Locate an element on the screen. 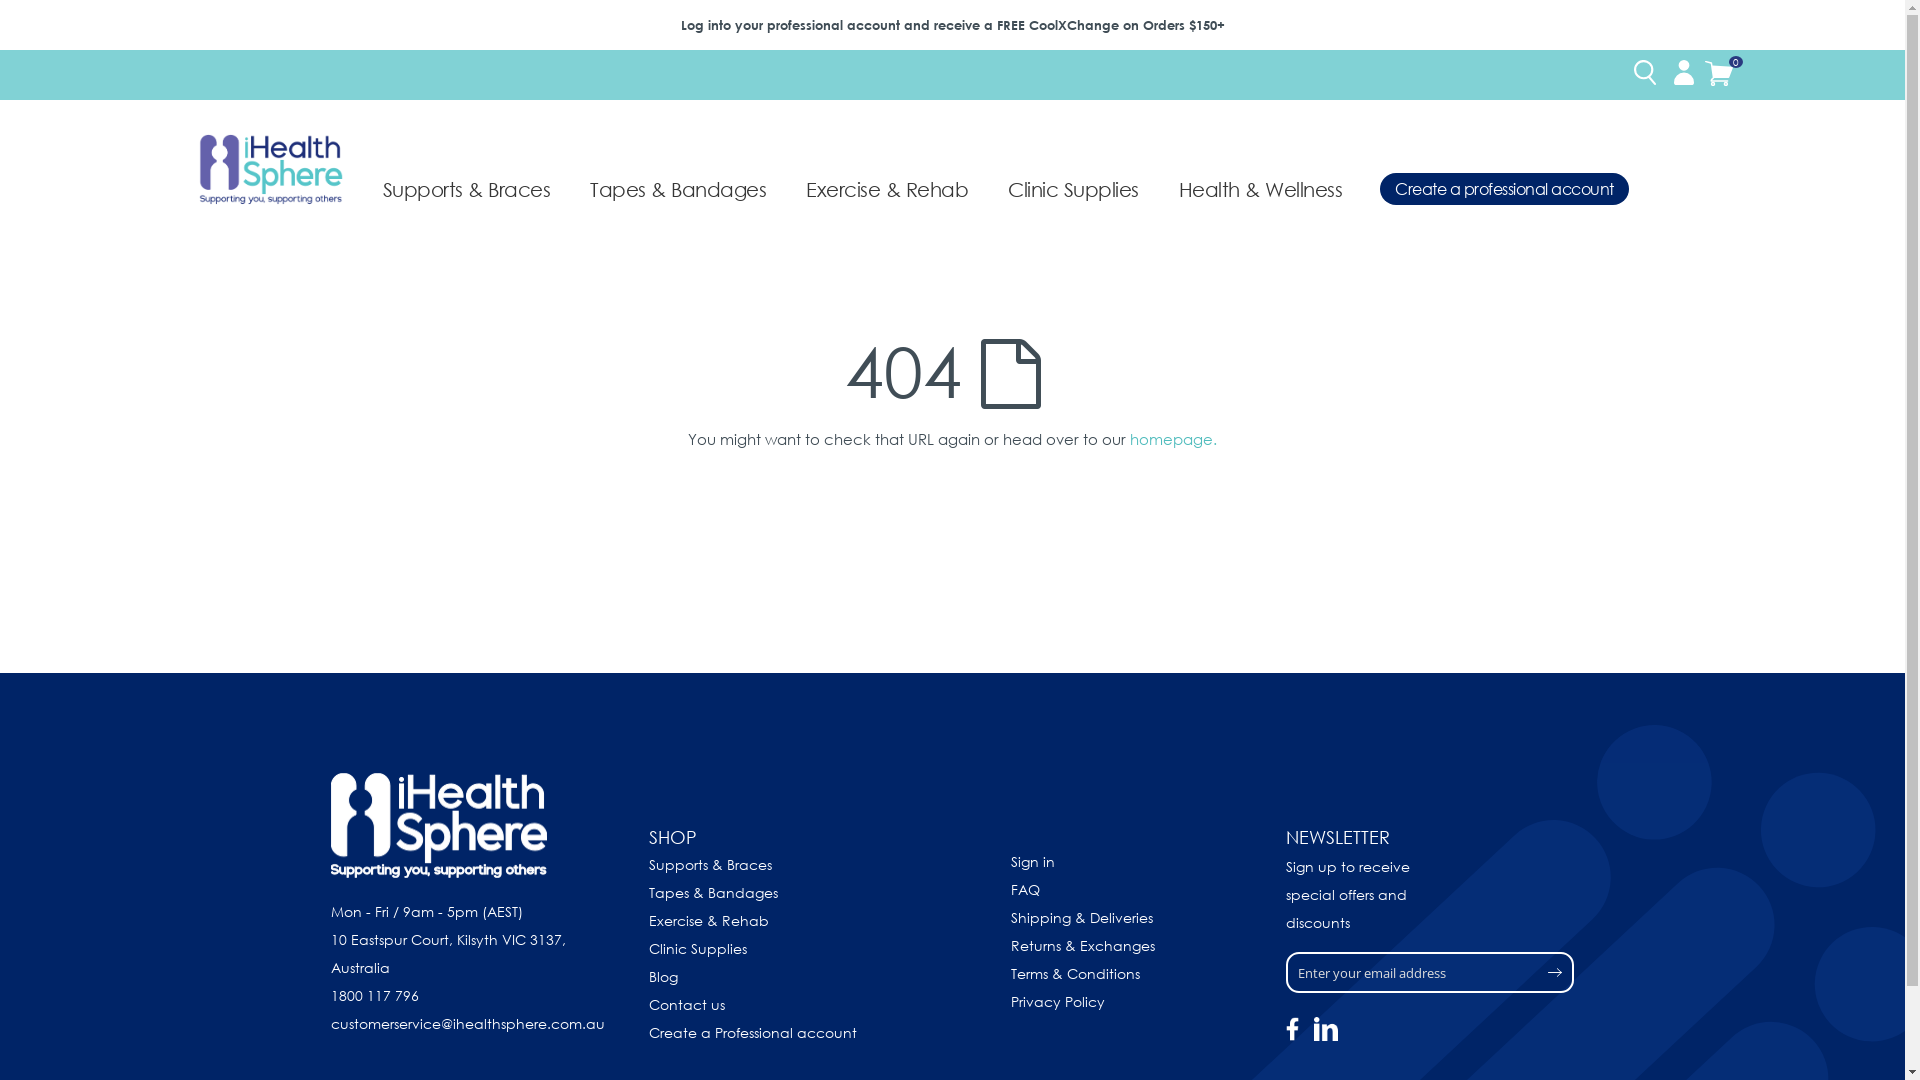  'Privacy Policy' is located at coordinates (1056, 1001).